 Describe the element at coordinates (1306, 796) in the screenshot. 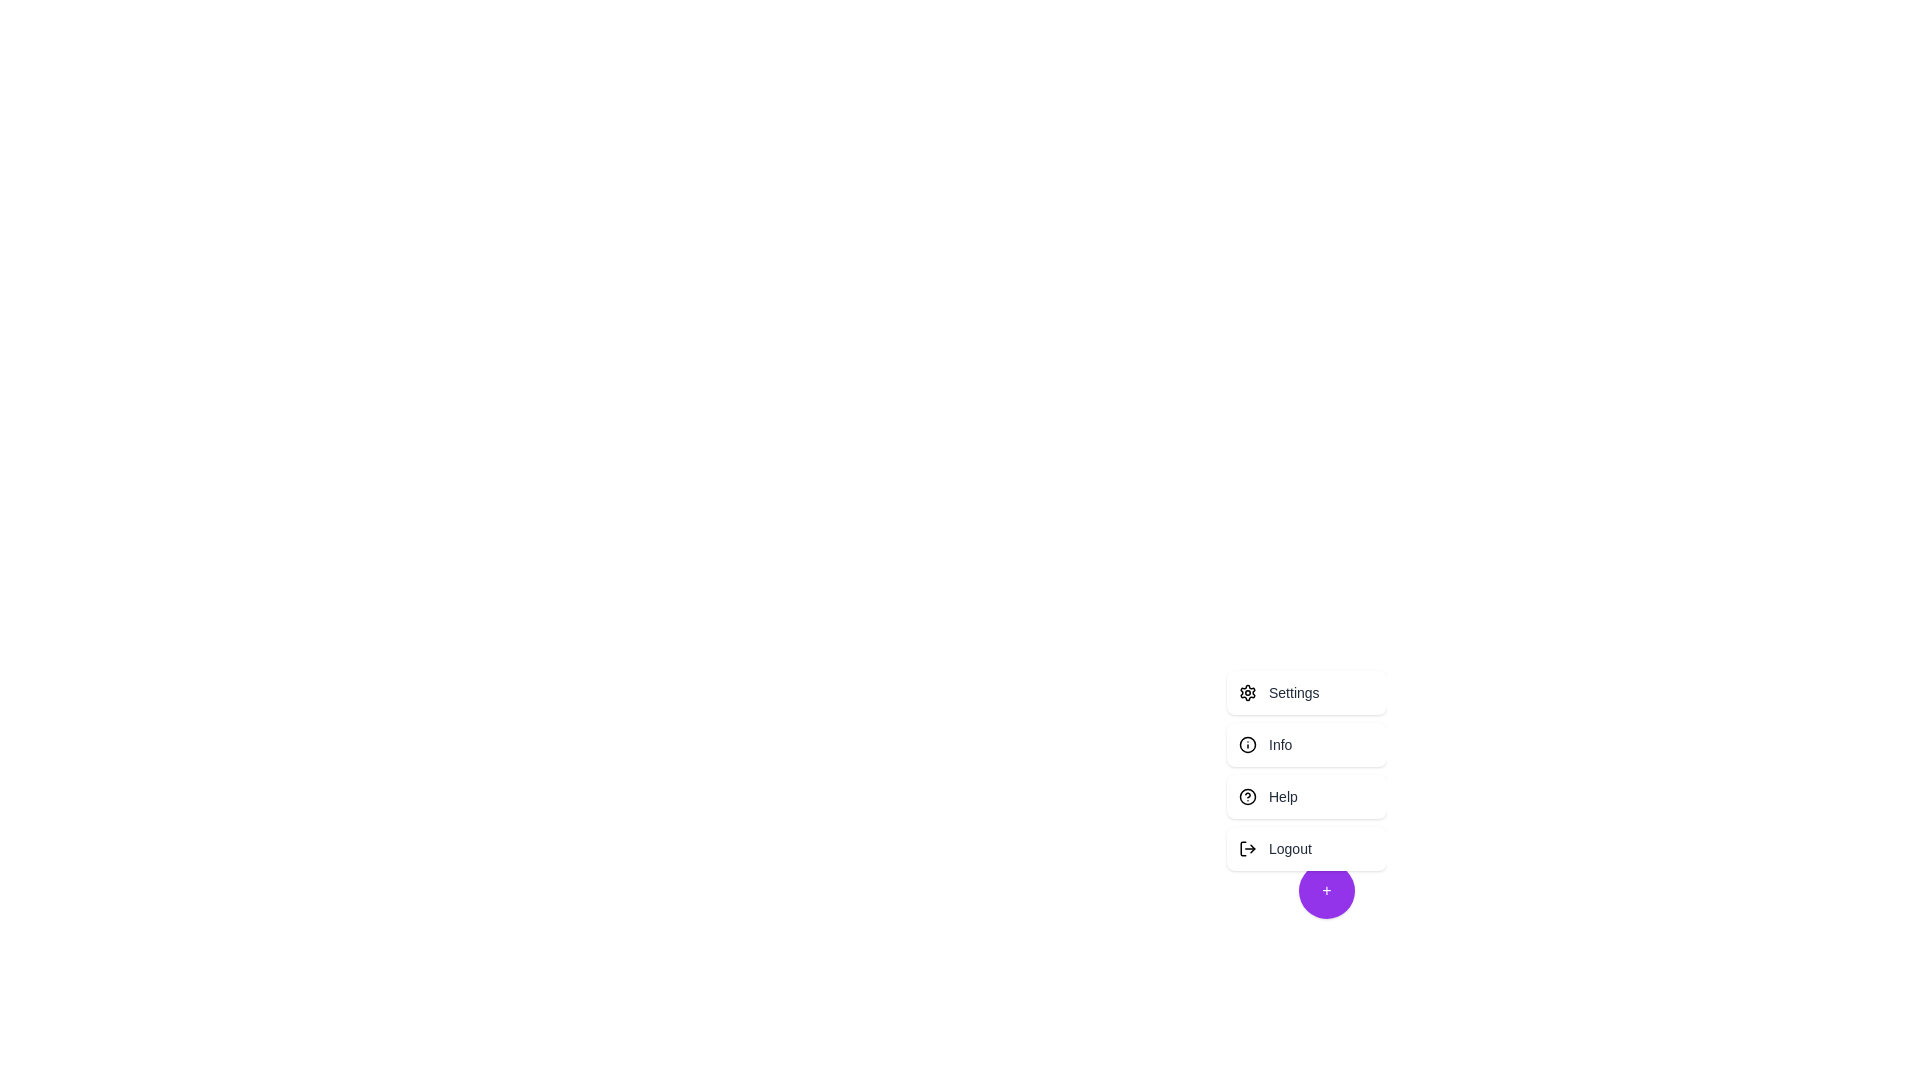

I see `the menu option Help by clicking on it` at that location.